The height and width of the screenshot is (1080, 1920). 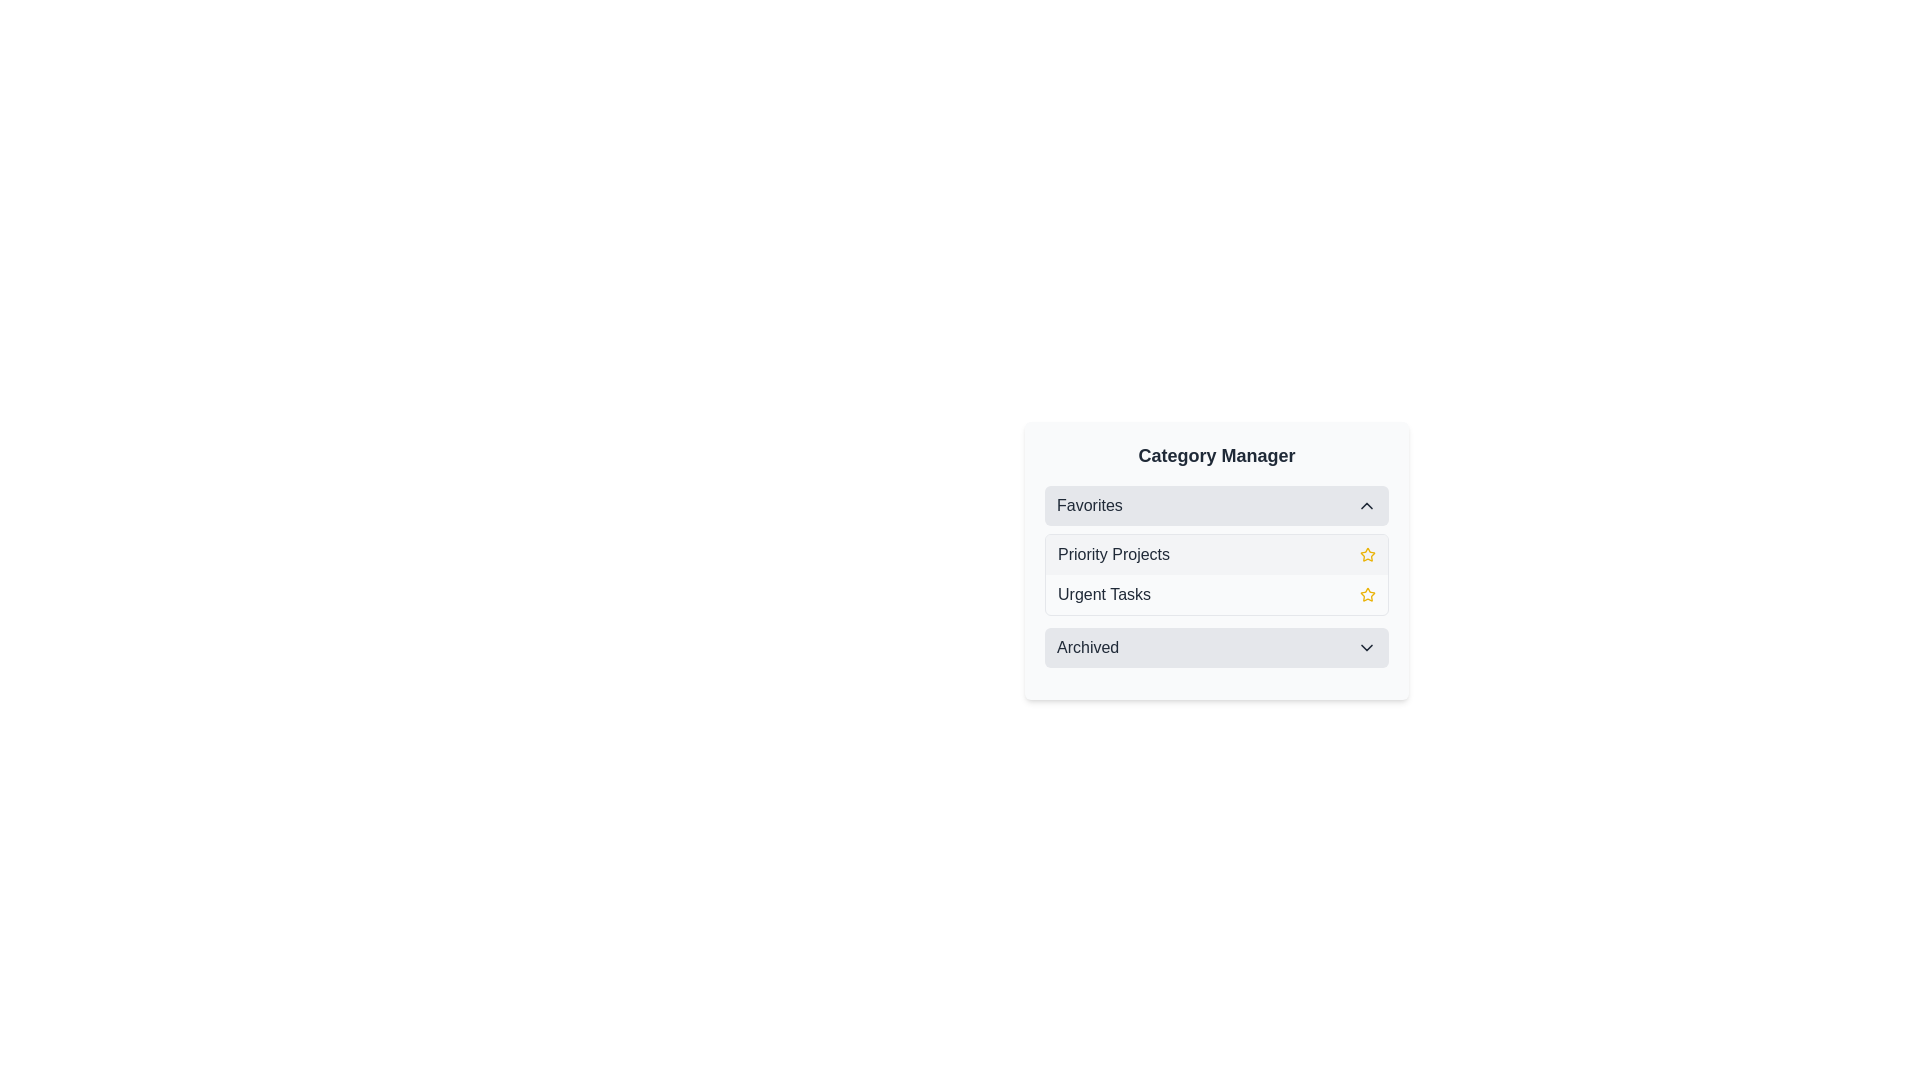 What do you see at coordinates (1367, 555) in the screenshot?
I see `the star-shaped icon filled with yellow color, located within the 'Priority Projects' category in the 'Category Manager' list` at bounding box center [1367, 555].